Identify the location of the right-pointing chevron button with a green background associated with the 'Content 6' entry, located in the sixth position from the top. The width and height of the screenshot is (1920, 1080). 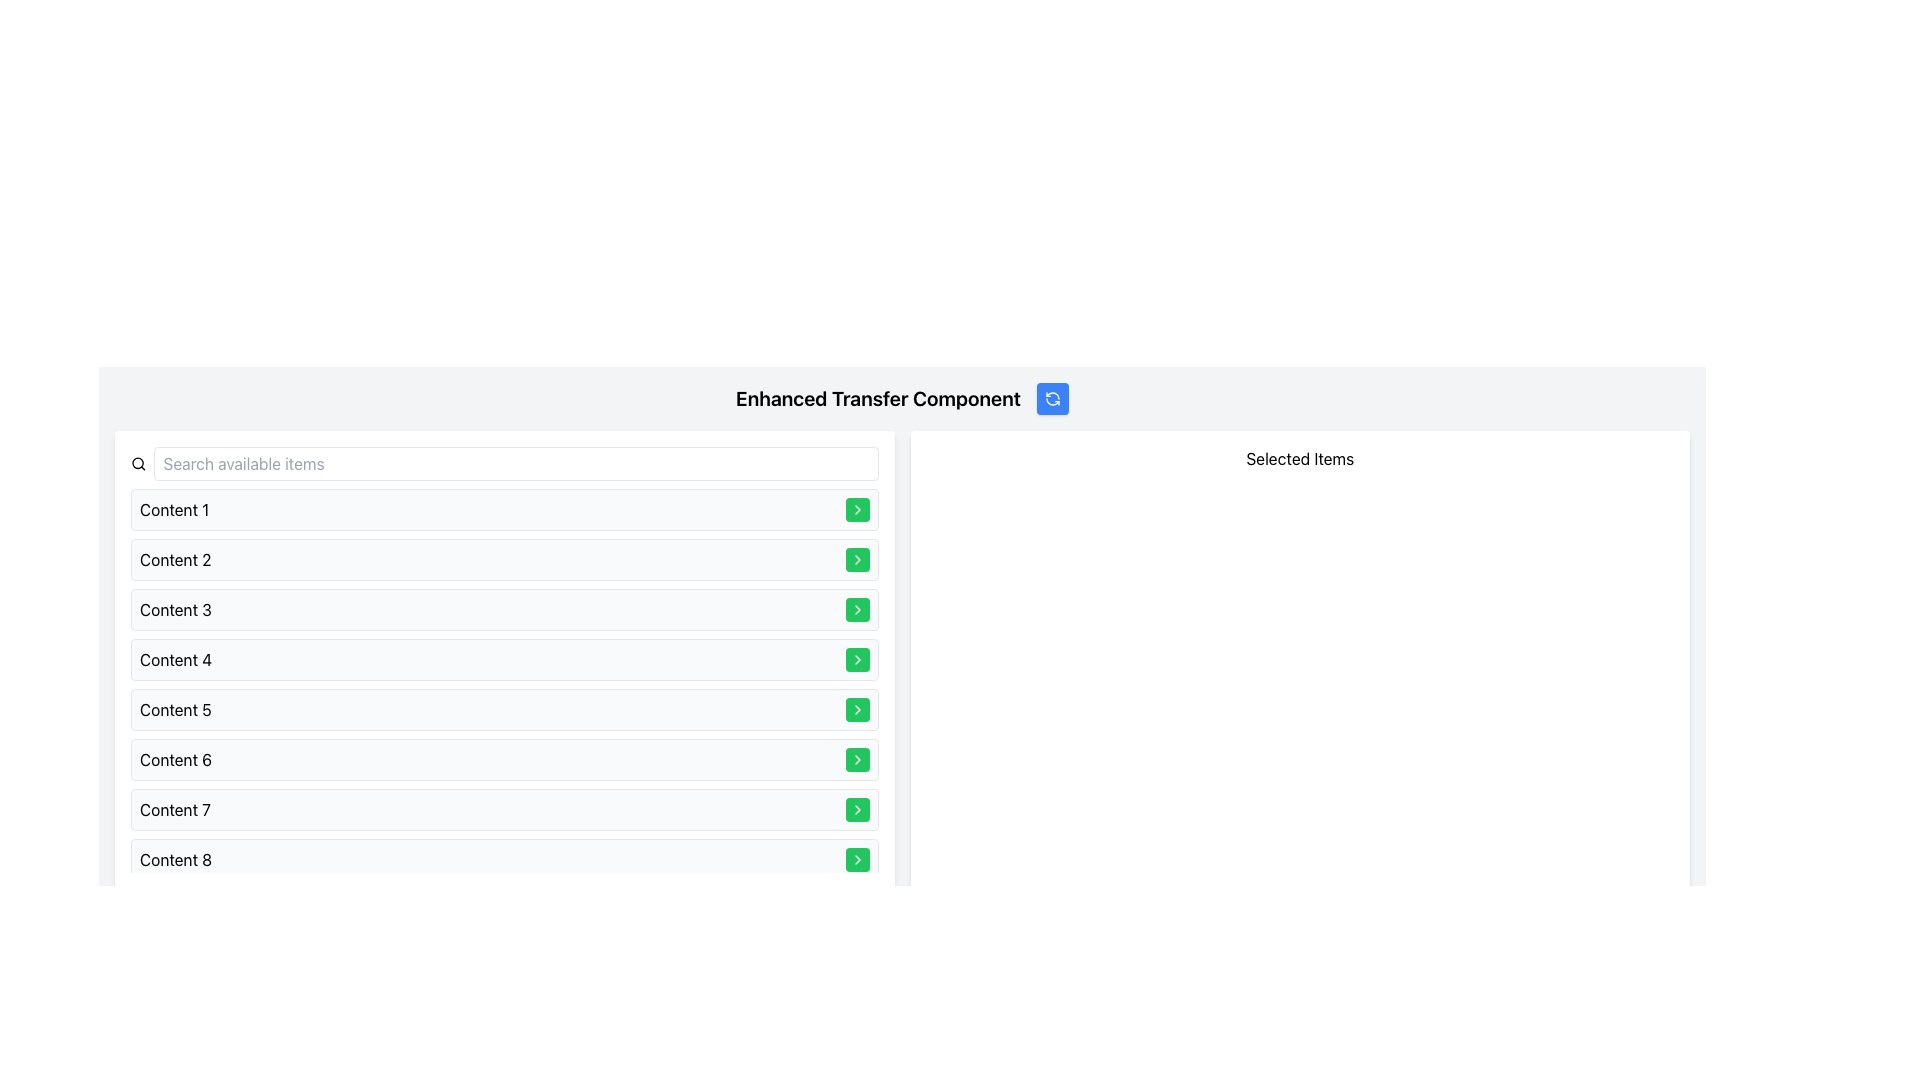
(857, 508).